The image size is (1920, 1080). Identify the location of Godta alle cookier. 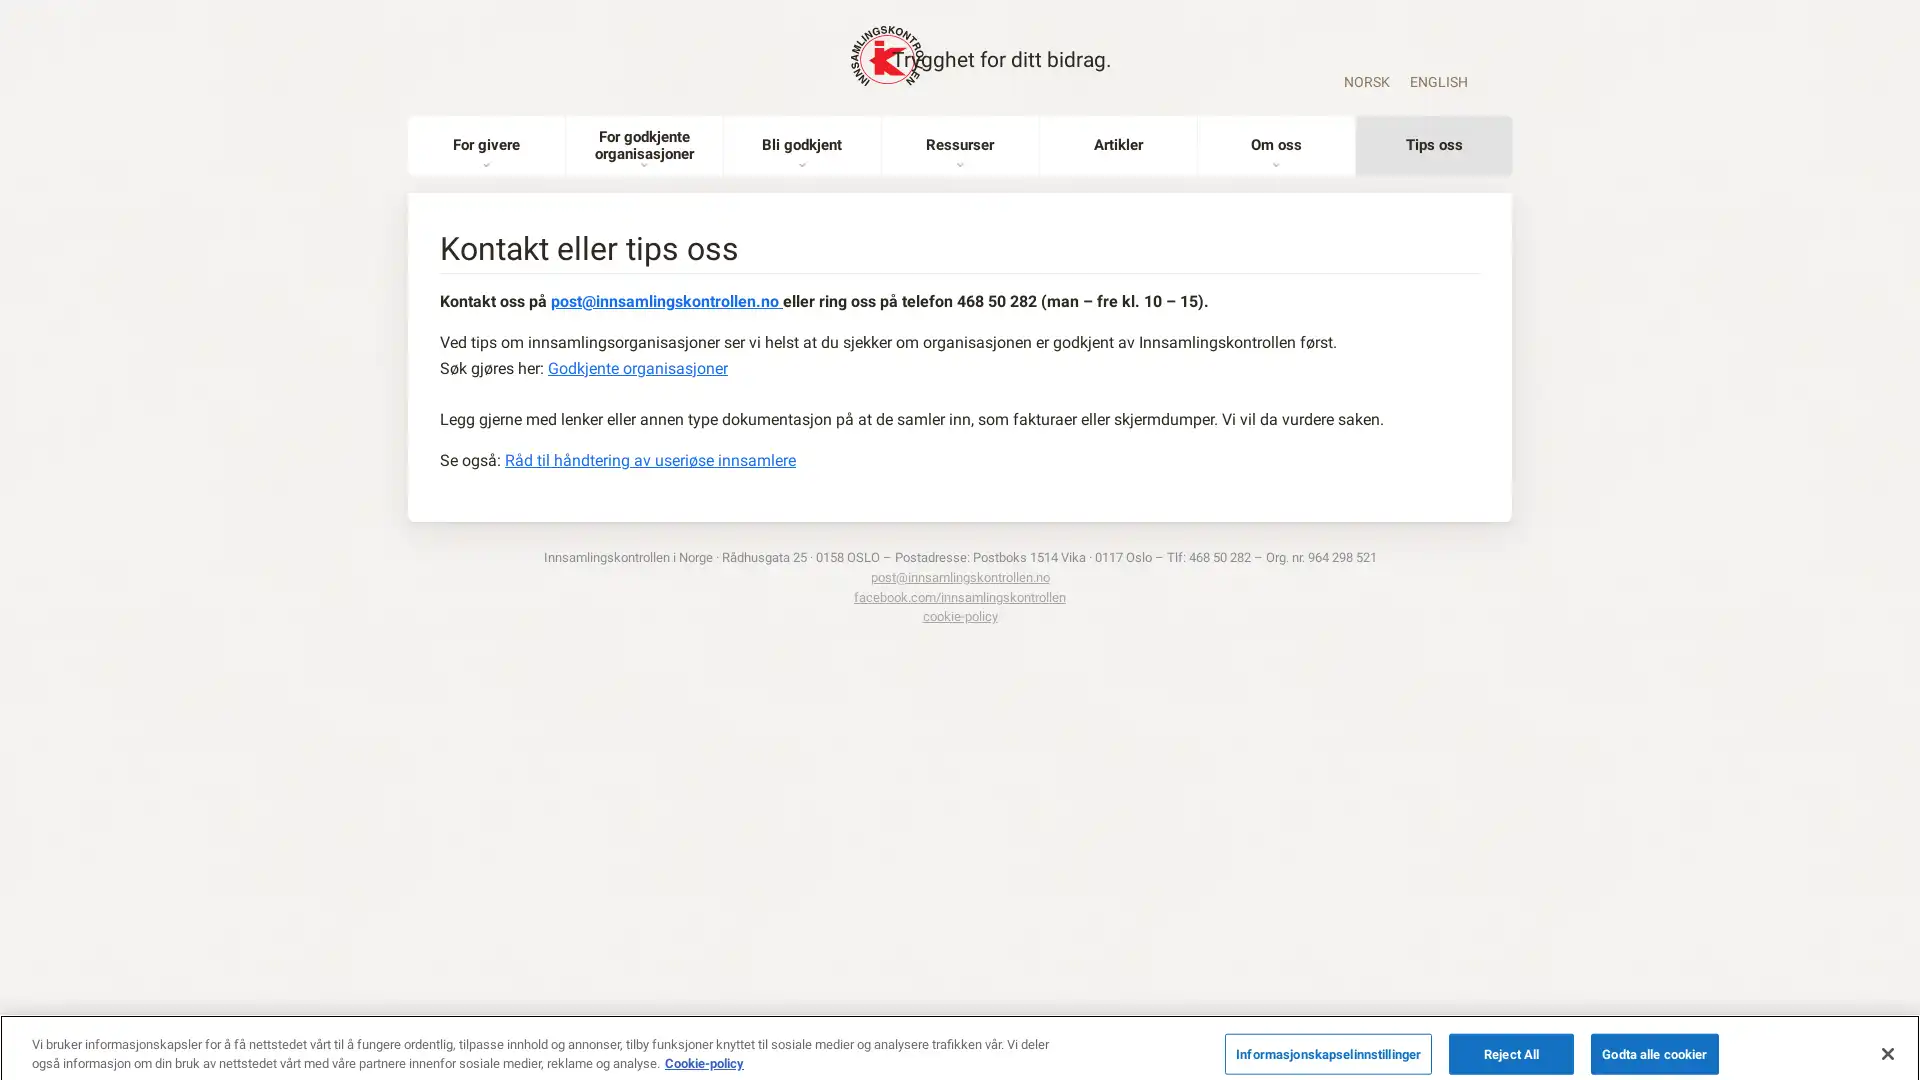
(1654, 1036).